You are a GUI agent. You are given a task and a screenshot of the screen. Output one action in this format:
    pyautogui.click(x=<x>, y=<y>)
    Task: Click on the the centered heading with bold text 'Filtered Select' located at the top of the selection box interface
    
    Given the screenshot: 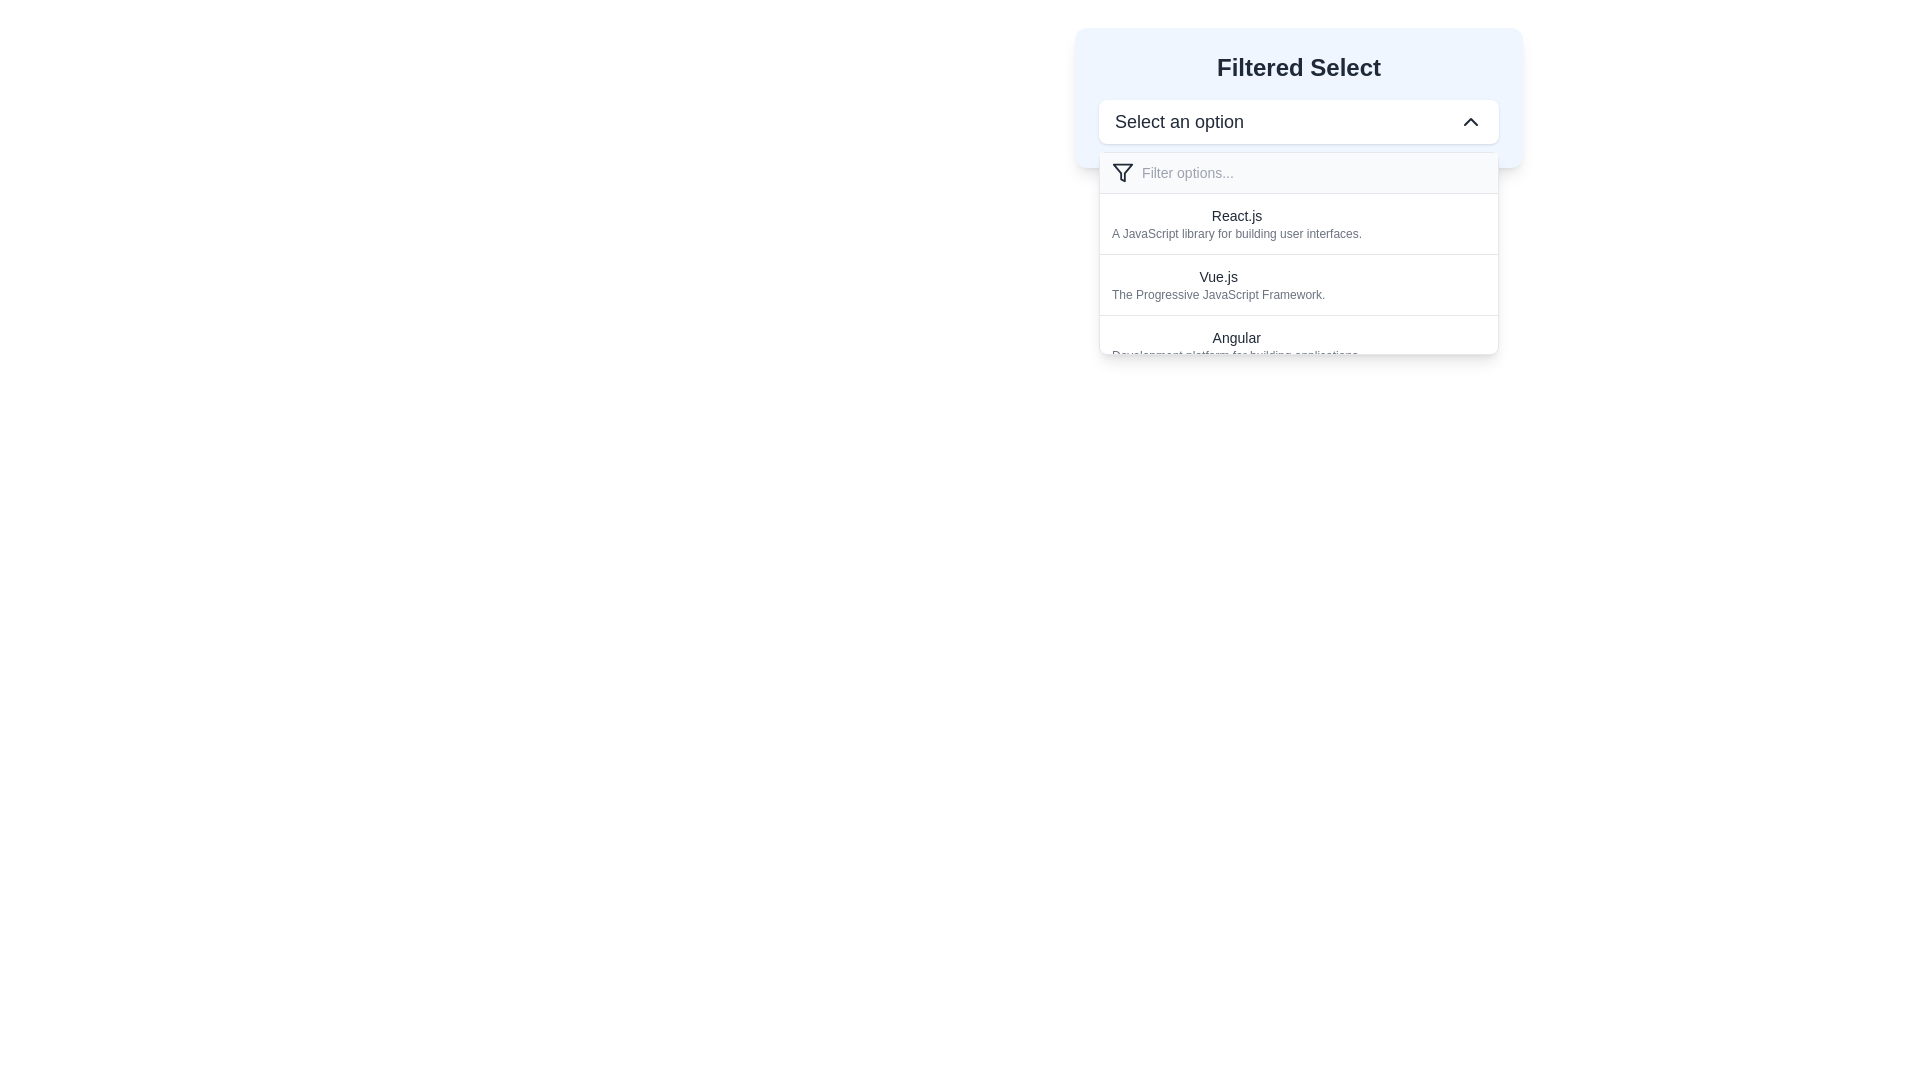 What is the action you would take?
    pyautogui.click(x=1299, y=67)
    